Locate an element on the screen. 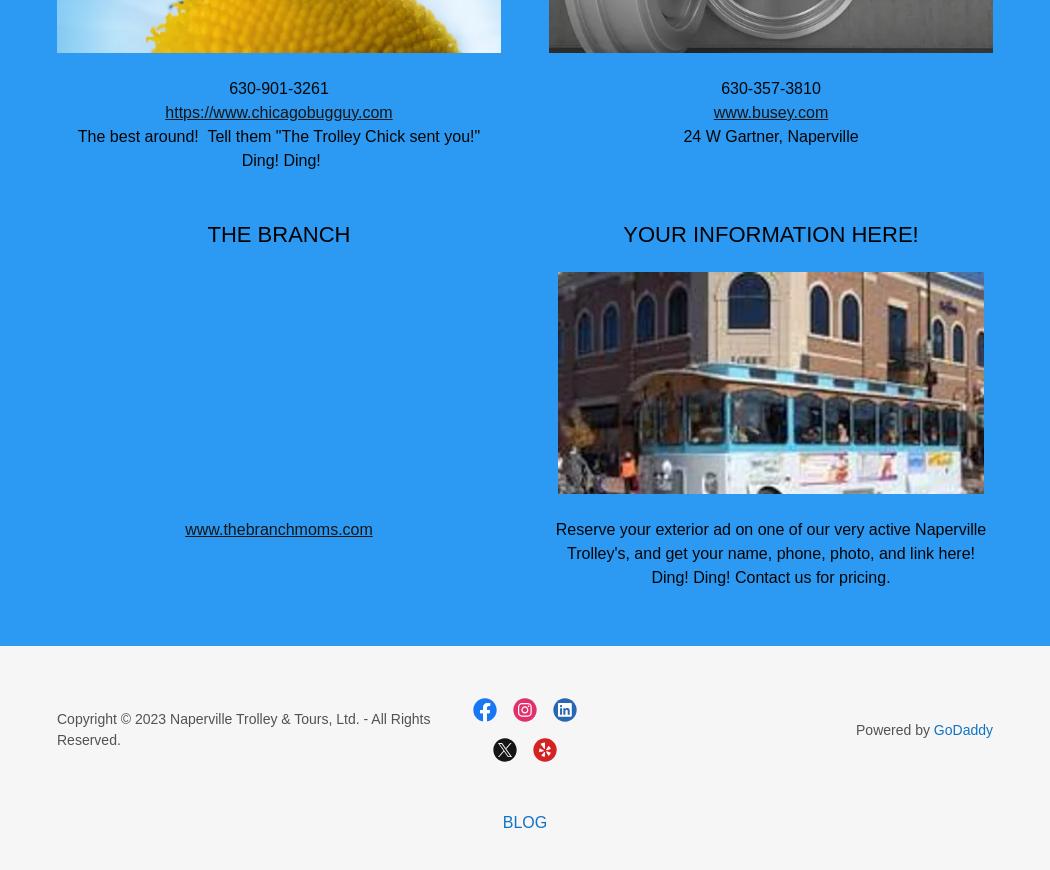 The height and width of the screenshot is (870, 1050). 'GoDaddy' is located at coordinates (961, 728).